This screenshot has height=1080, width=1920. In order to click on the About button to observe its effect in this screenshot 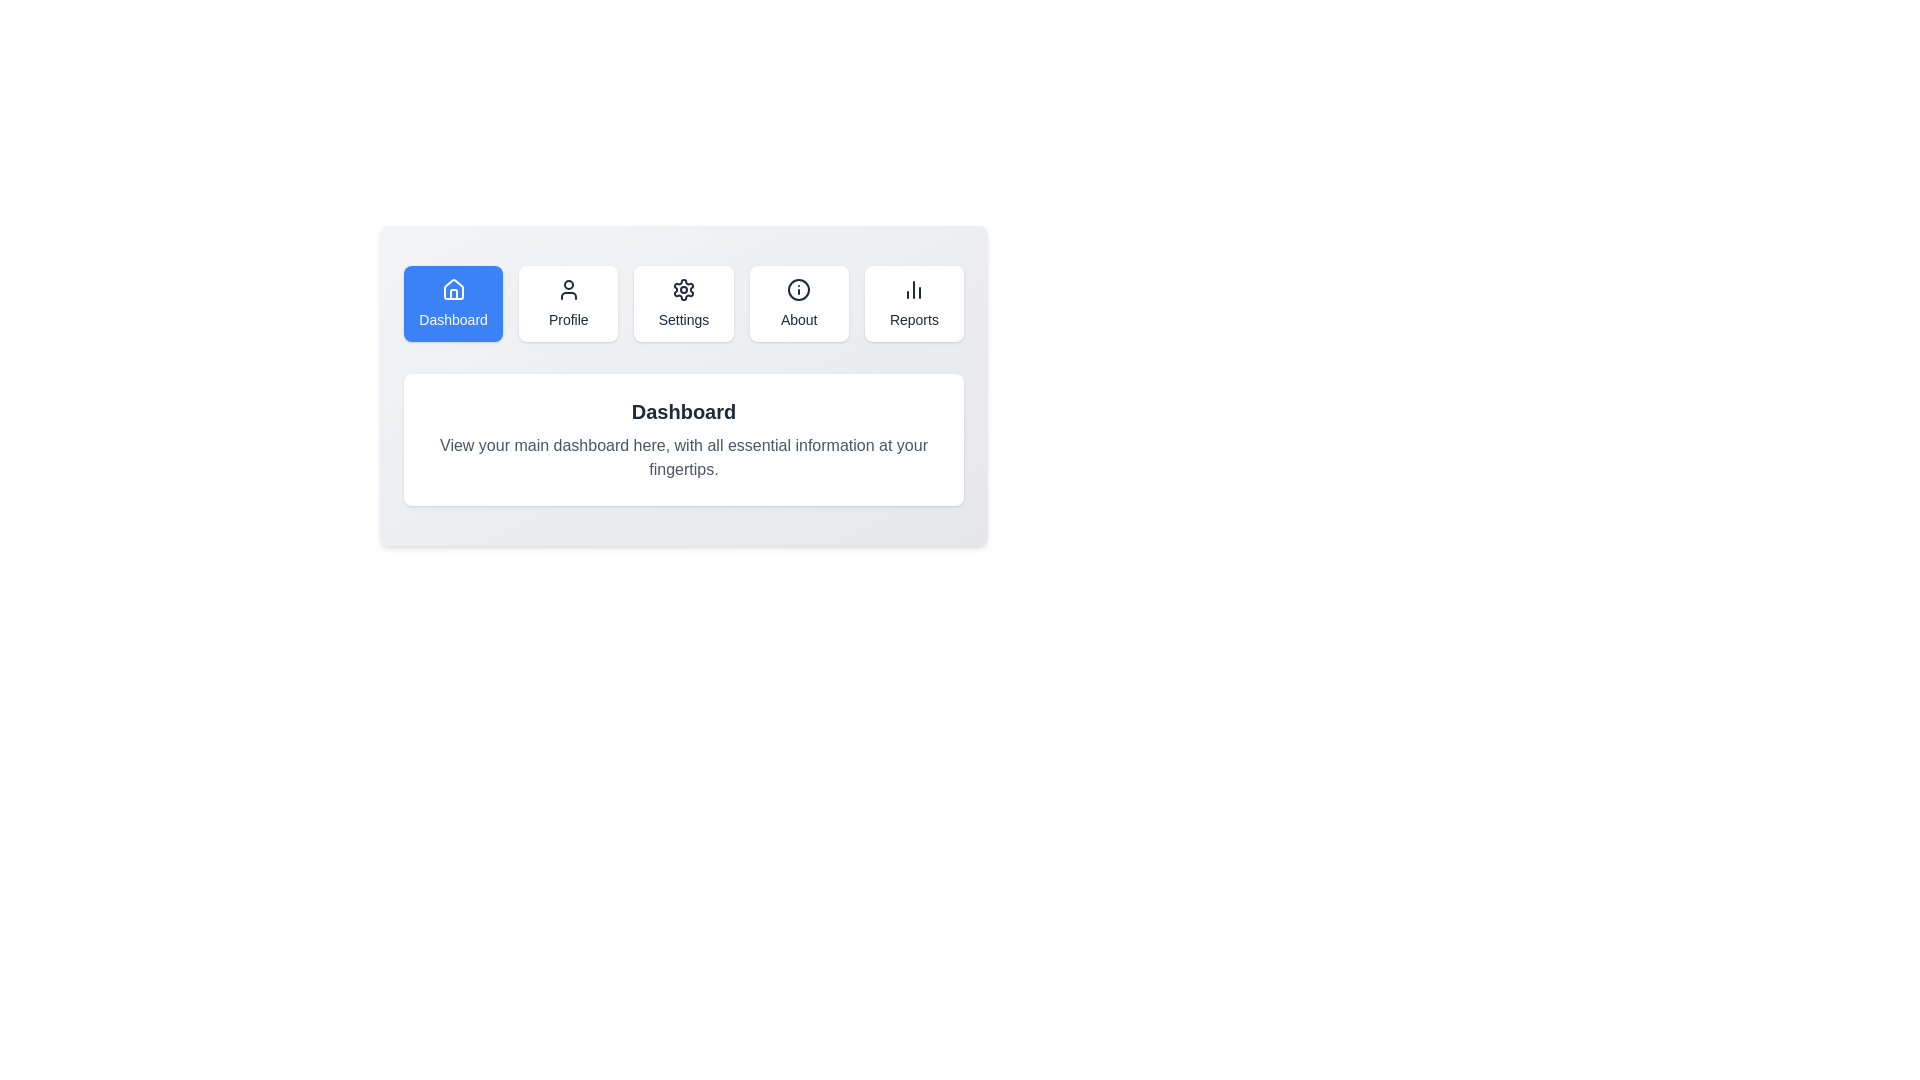, I will do `click(798, 304)`.